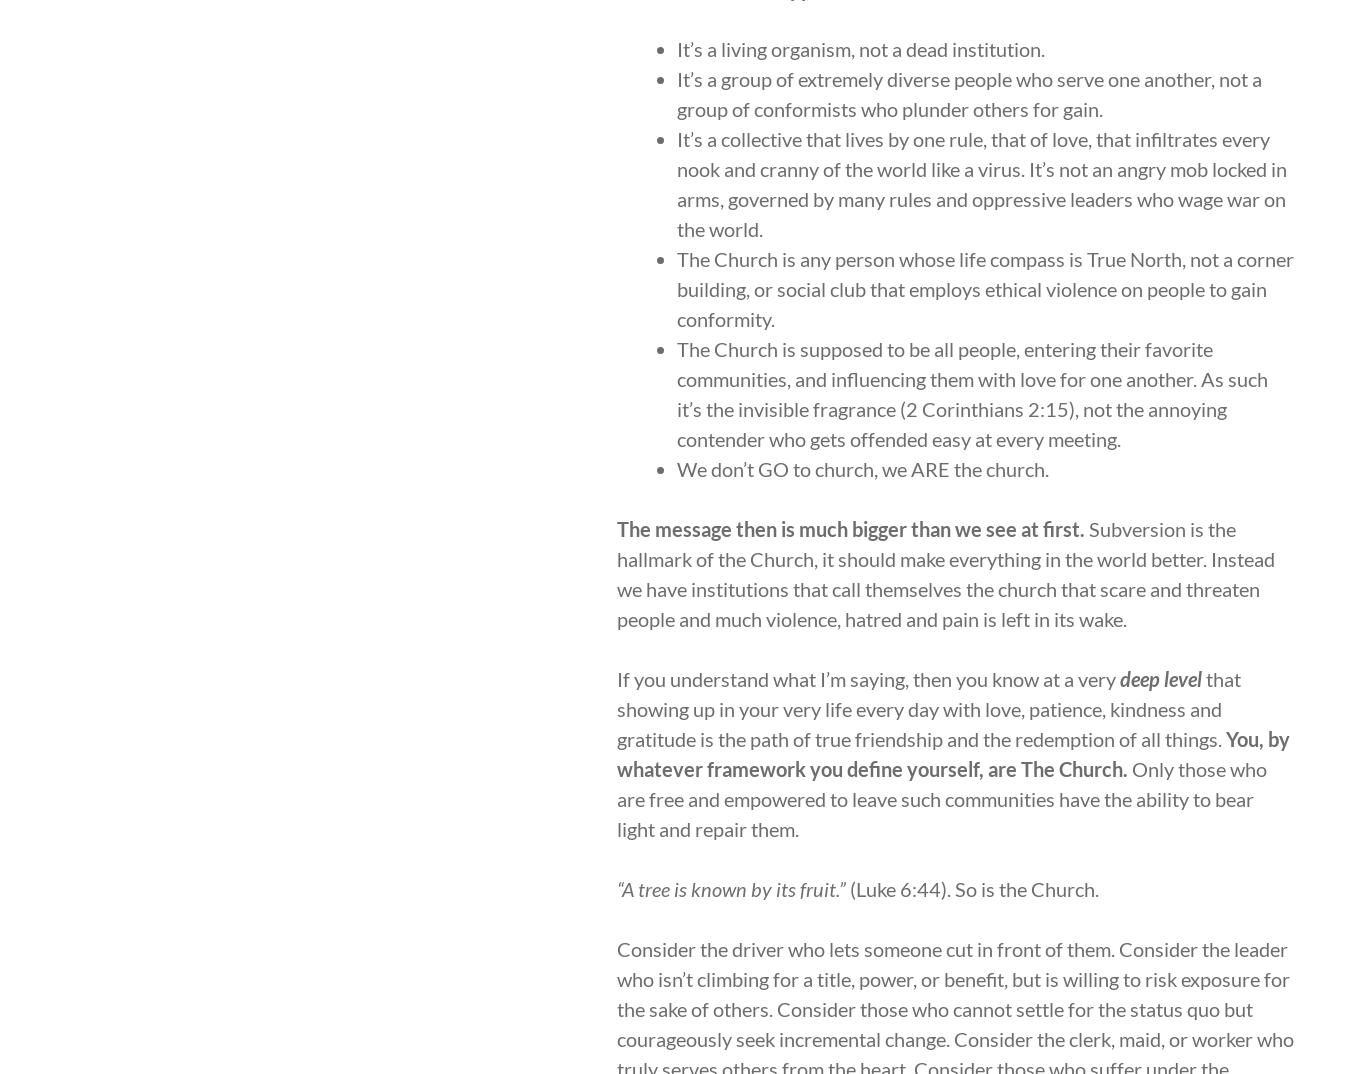 This screenshot has height=1074, width=1366. I want to click on 'You, by whatever framework you define yourself, are The Church.', so click(953, 752).